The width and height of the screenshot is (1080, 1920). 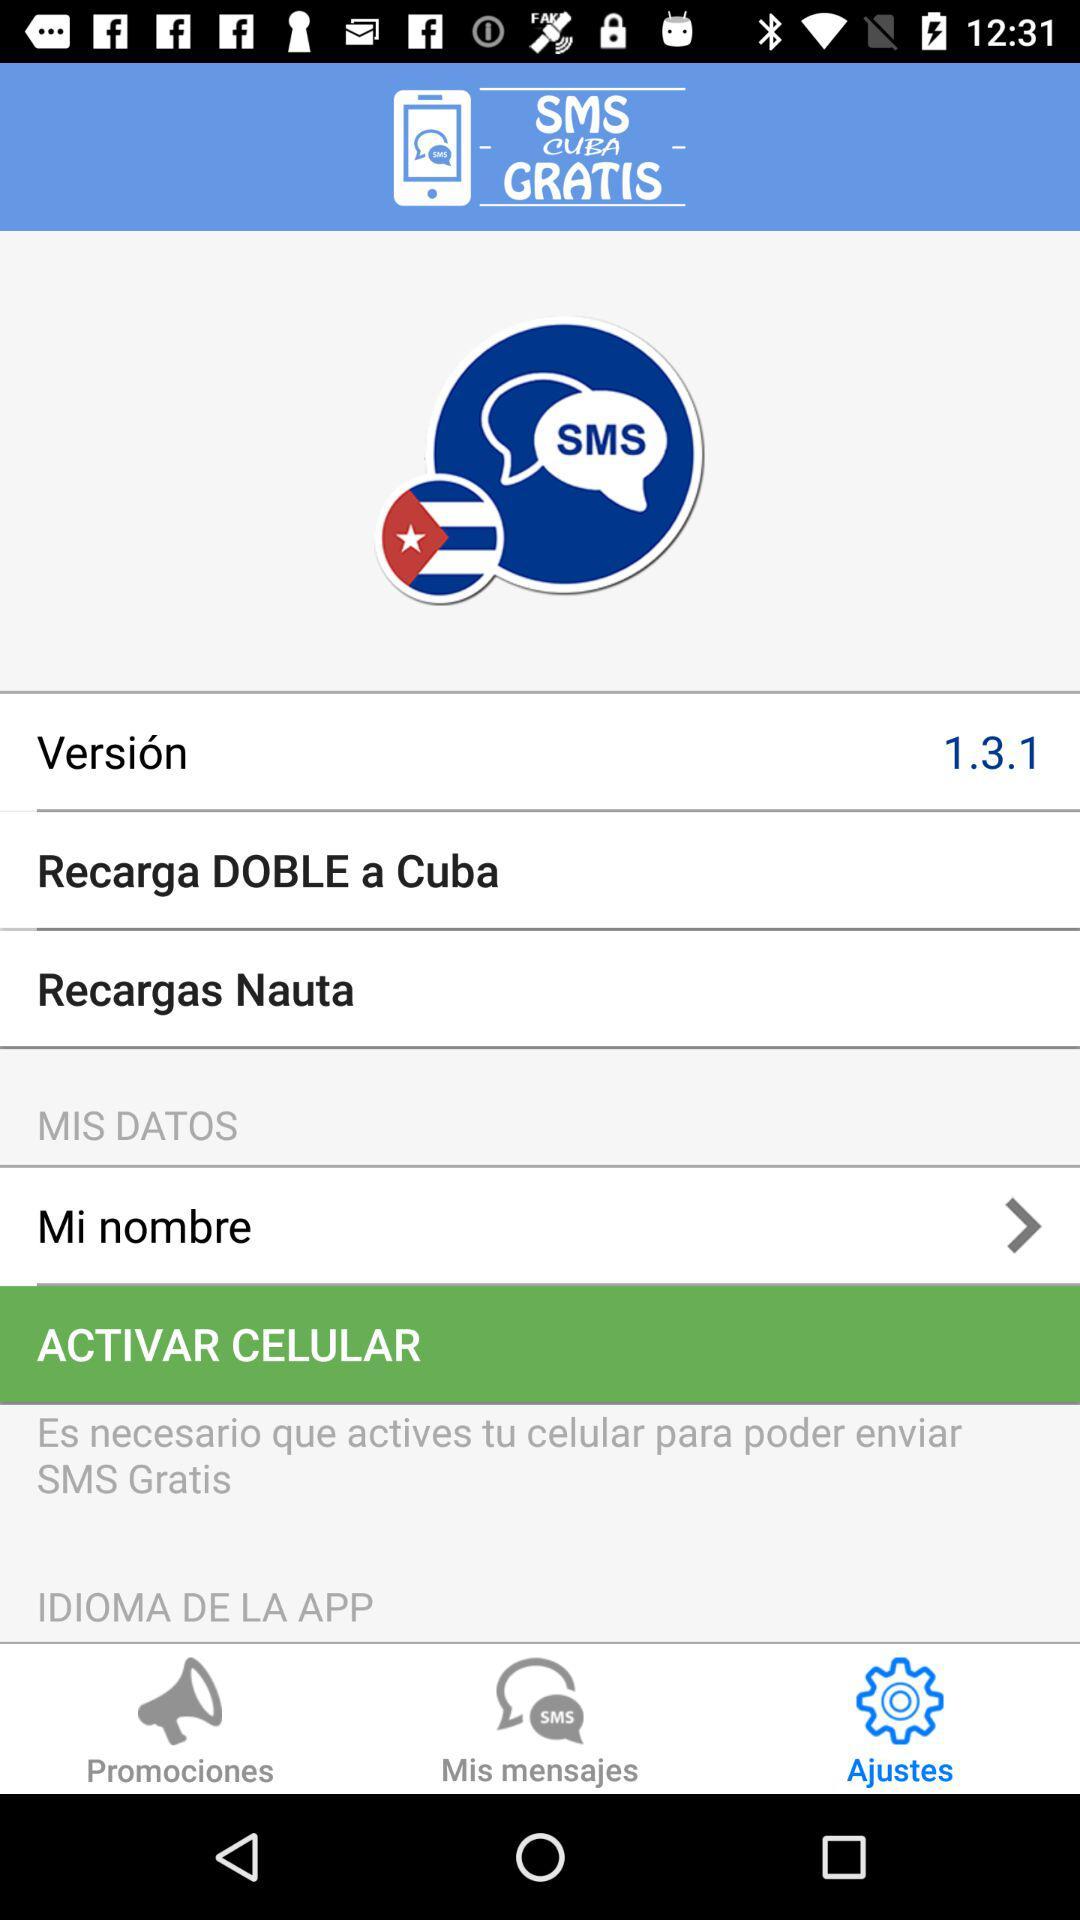 What do you see at coordinates (540, 1724) in the screenshot?
I see `mis mensajes item` at bounding box center [540, 1724].